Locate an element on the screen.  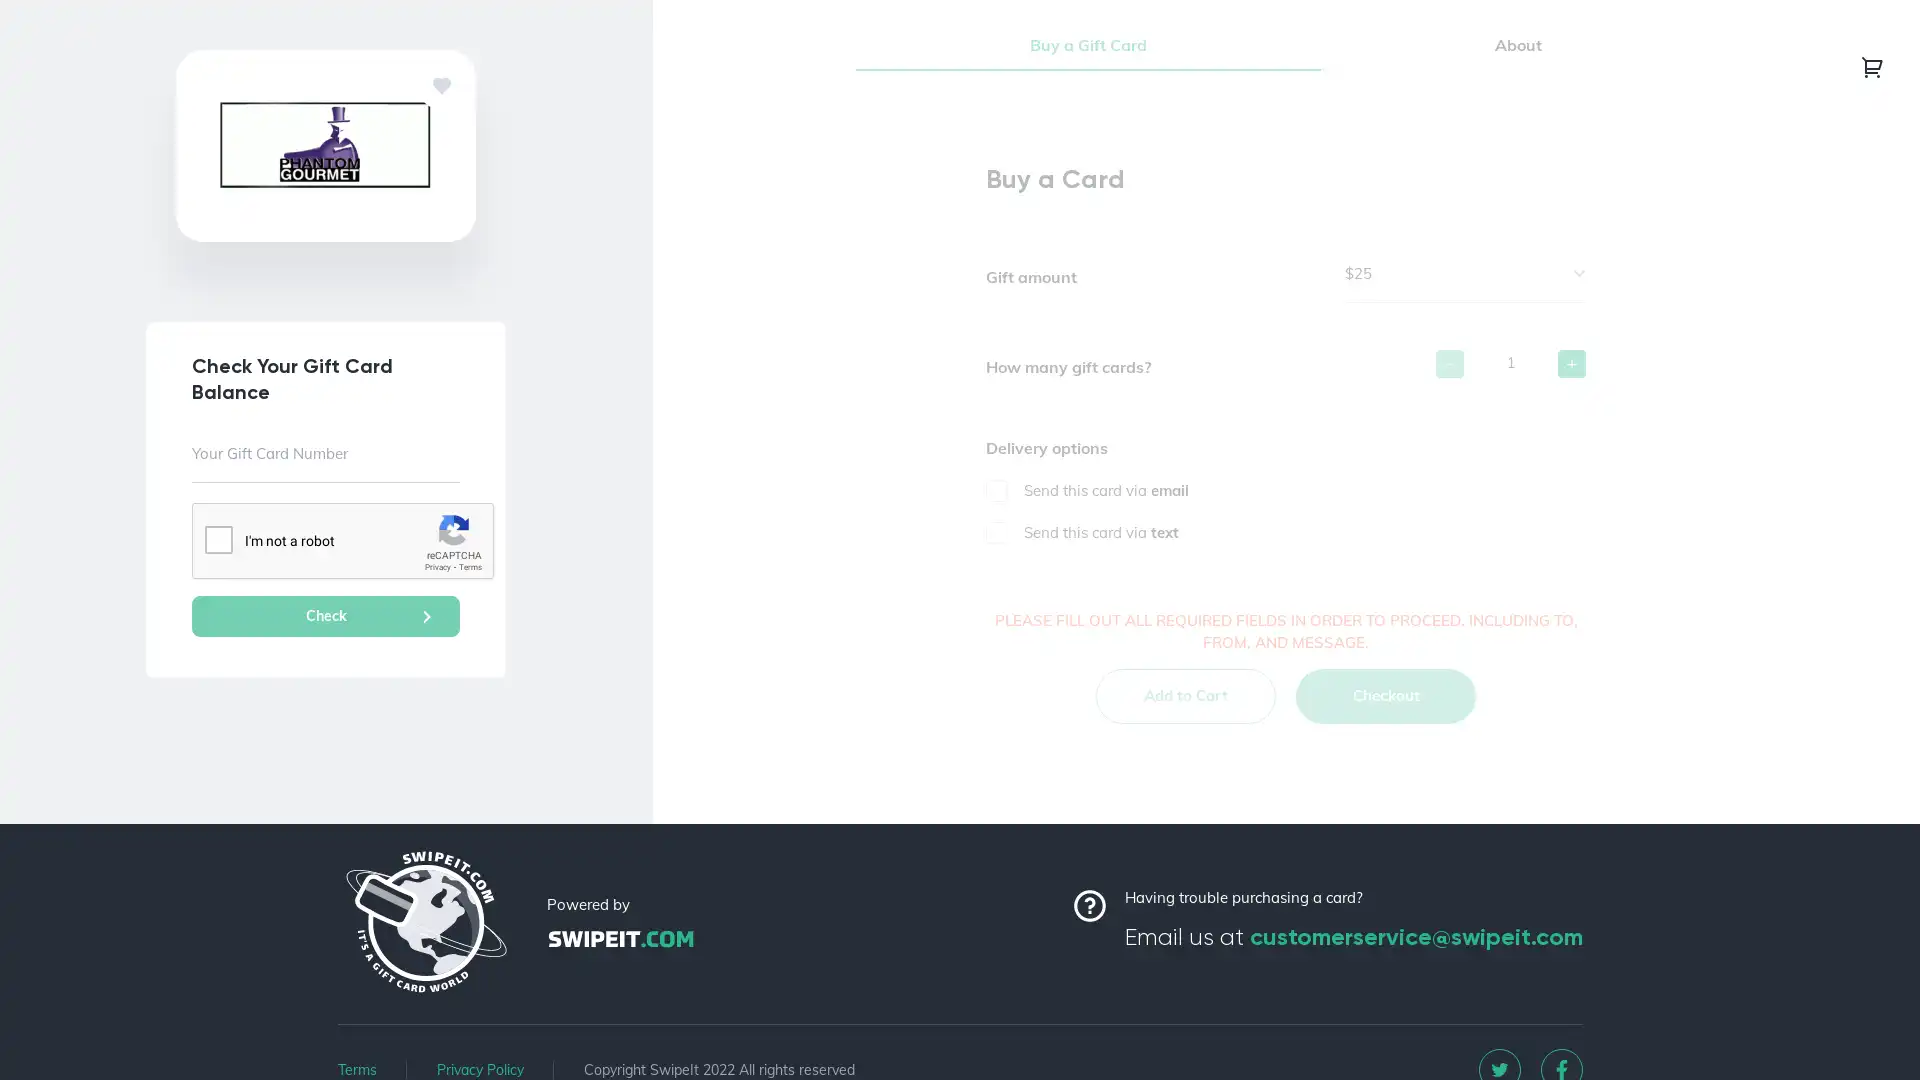
Toggle navigation is located at coordinates (1871, 65).